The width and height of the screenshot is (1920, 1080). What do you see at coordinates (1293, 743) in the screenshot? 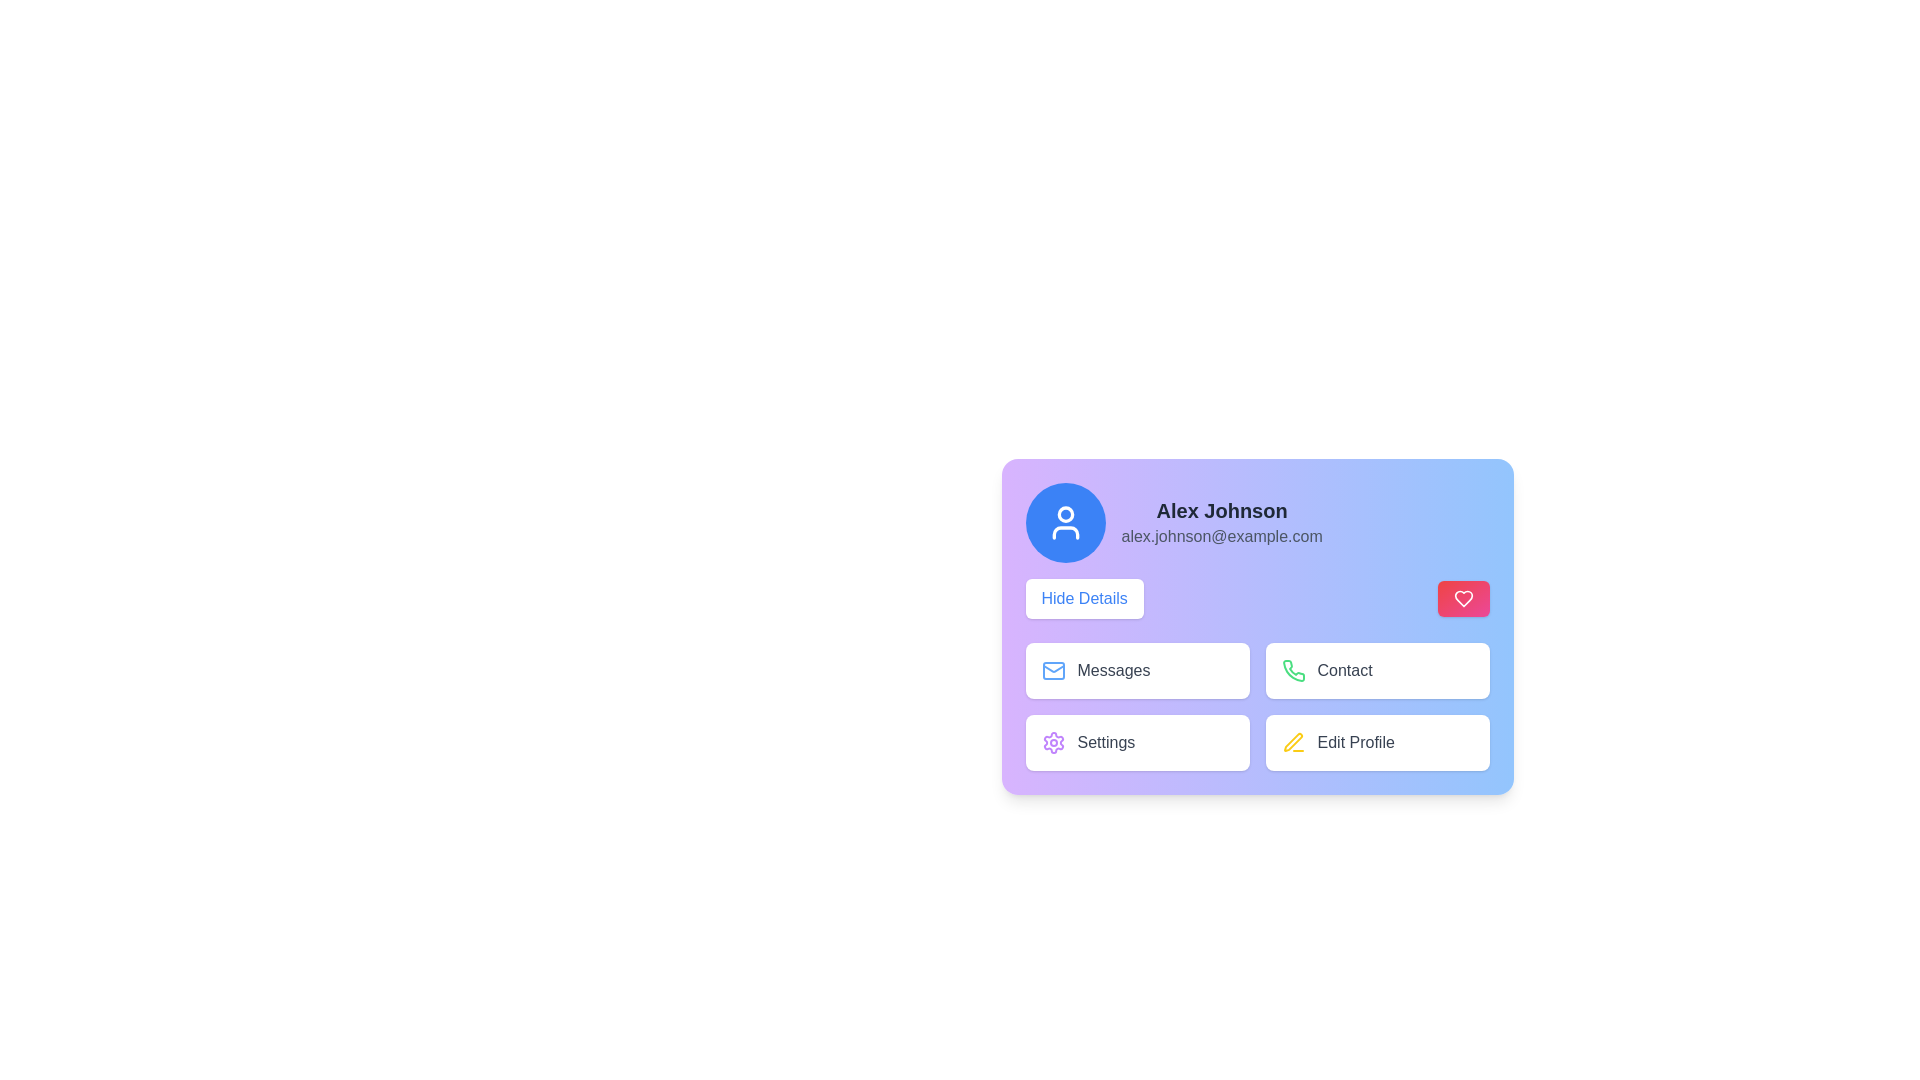
I see `the pen-shaped yellow icon button located in the lower right part of the 'Edit Profile' section to initiate the edit action` at bounding box center [1293, 743].